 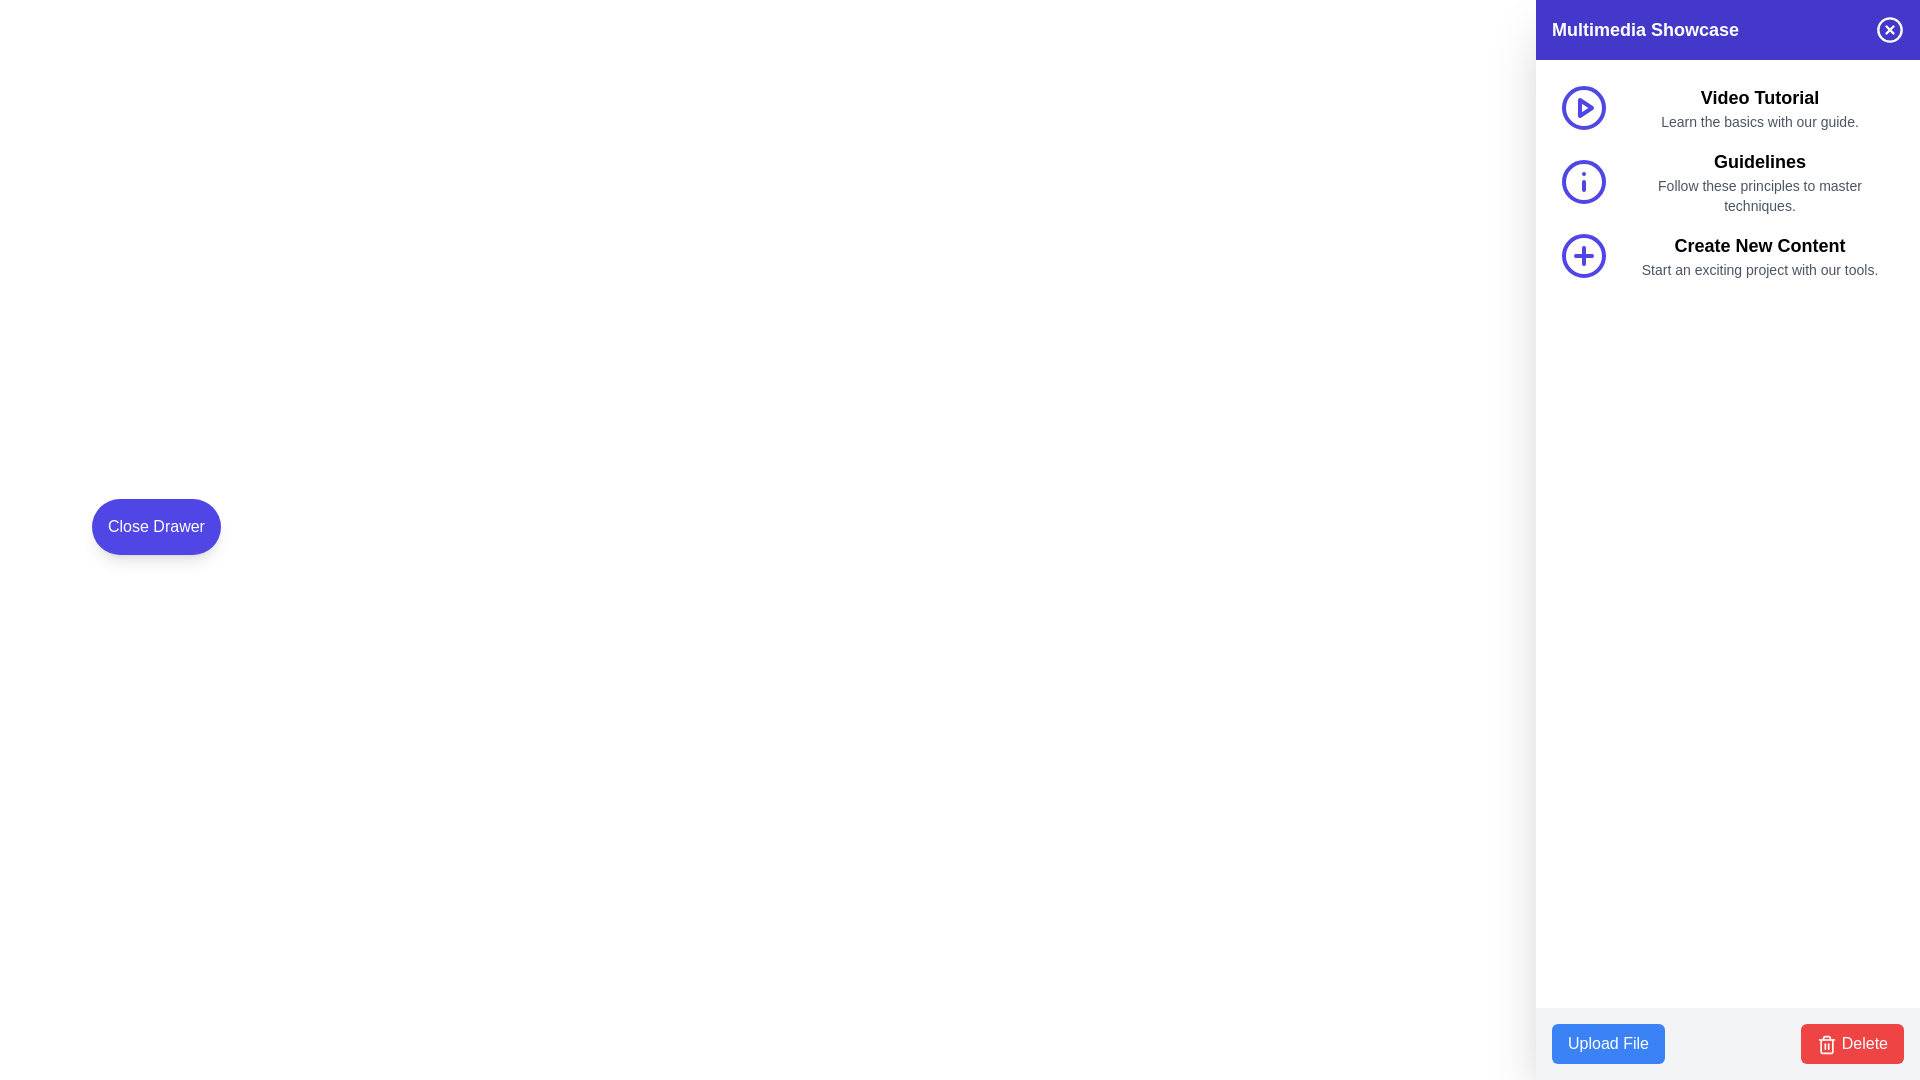 I want to click on the second icon in the vertical list within the right panel that serves as a marker for the 'Guidelines' section, so click(x=1583, y=181).